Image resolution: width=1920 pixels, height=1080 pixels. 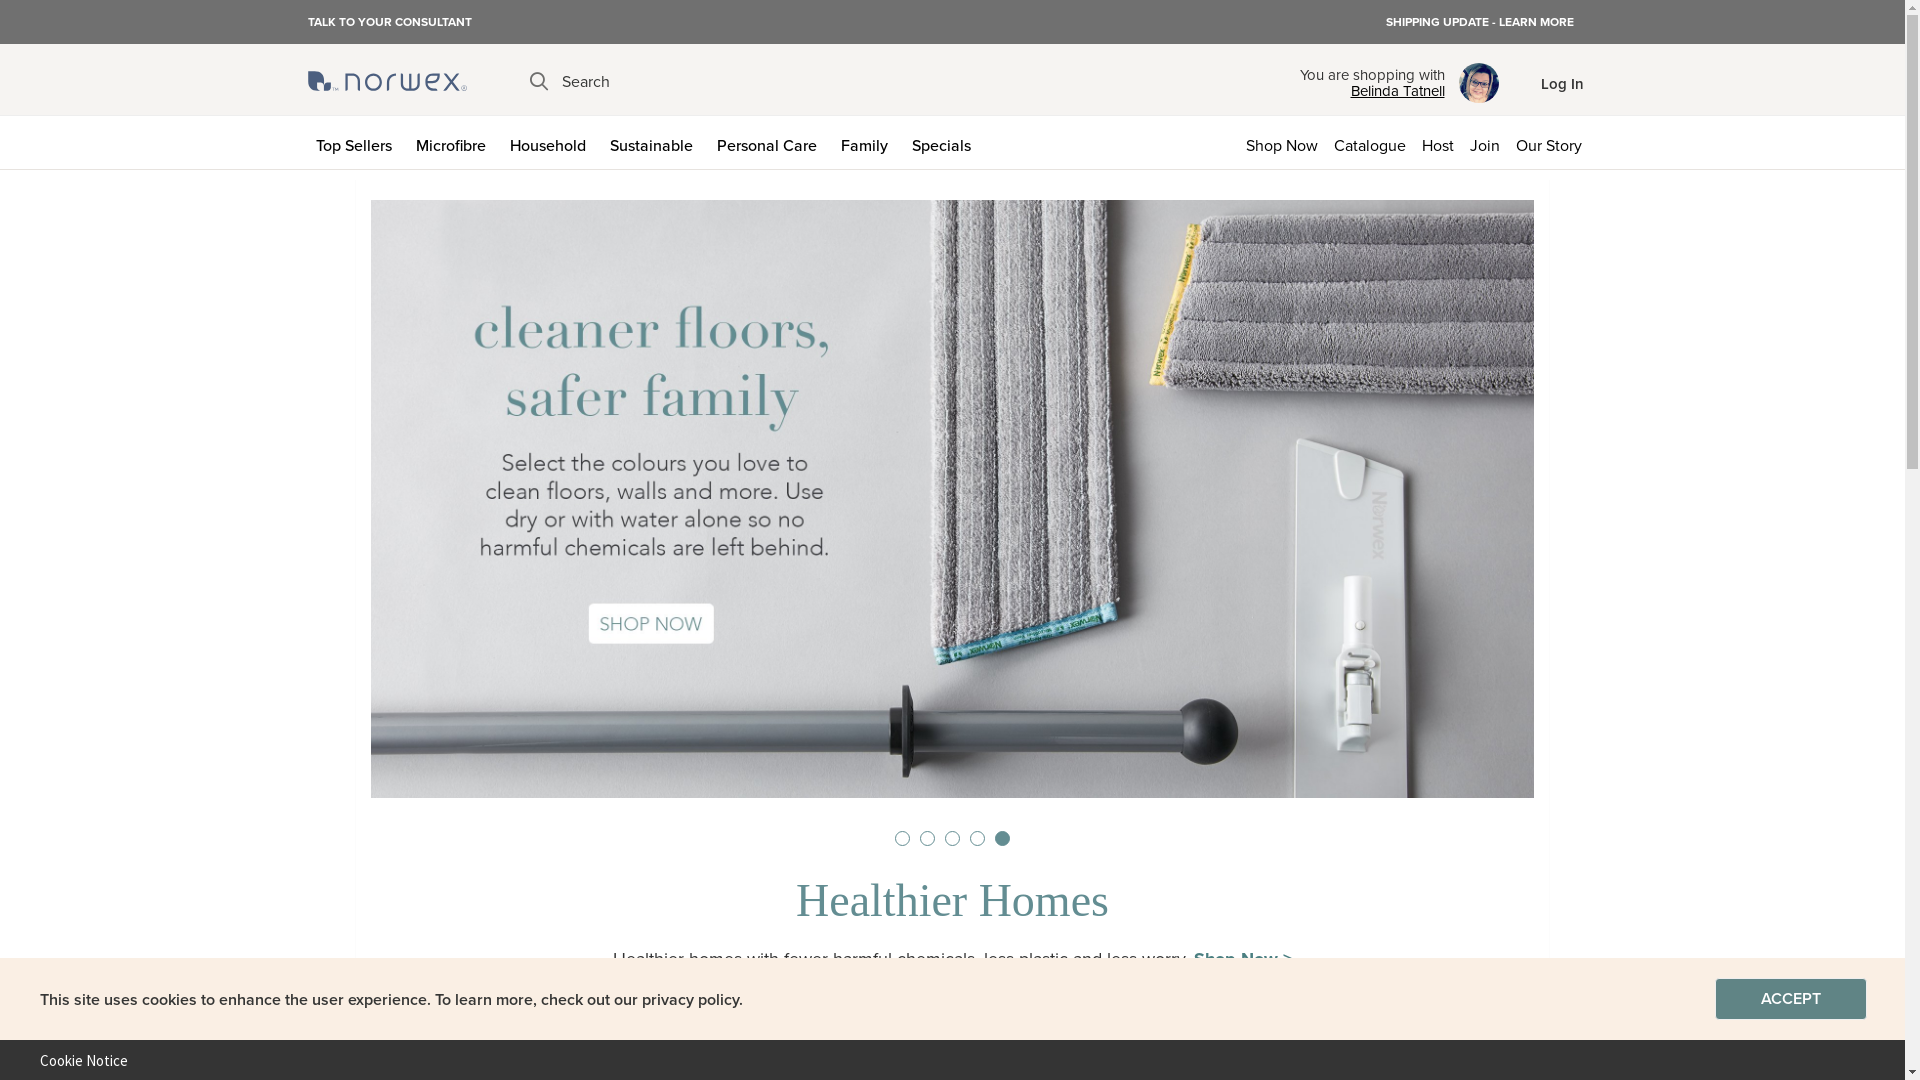 I want to click on 'Family', so click(x=831, y=141).